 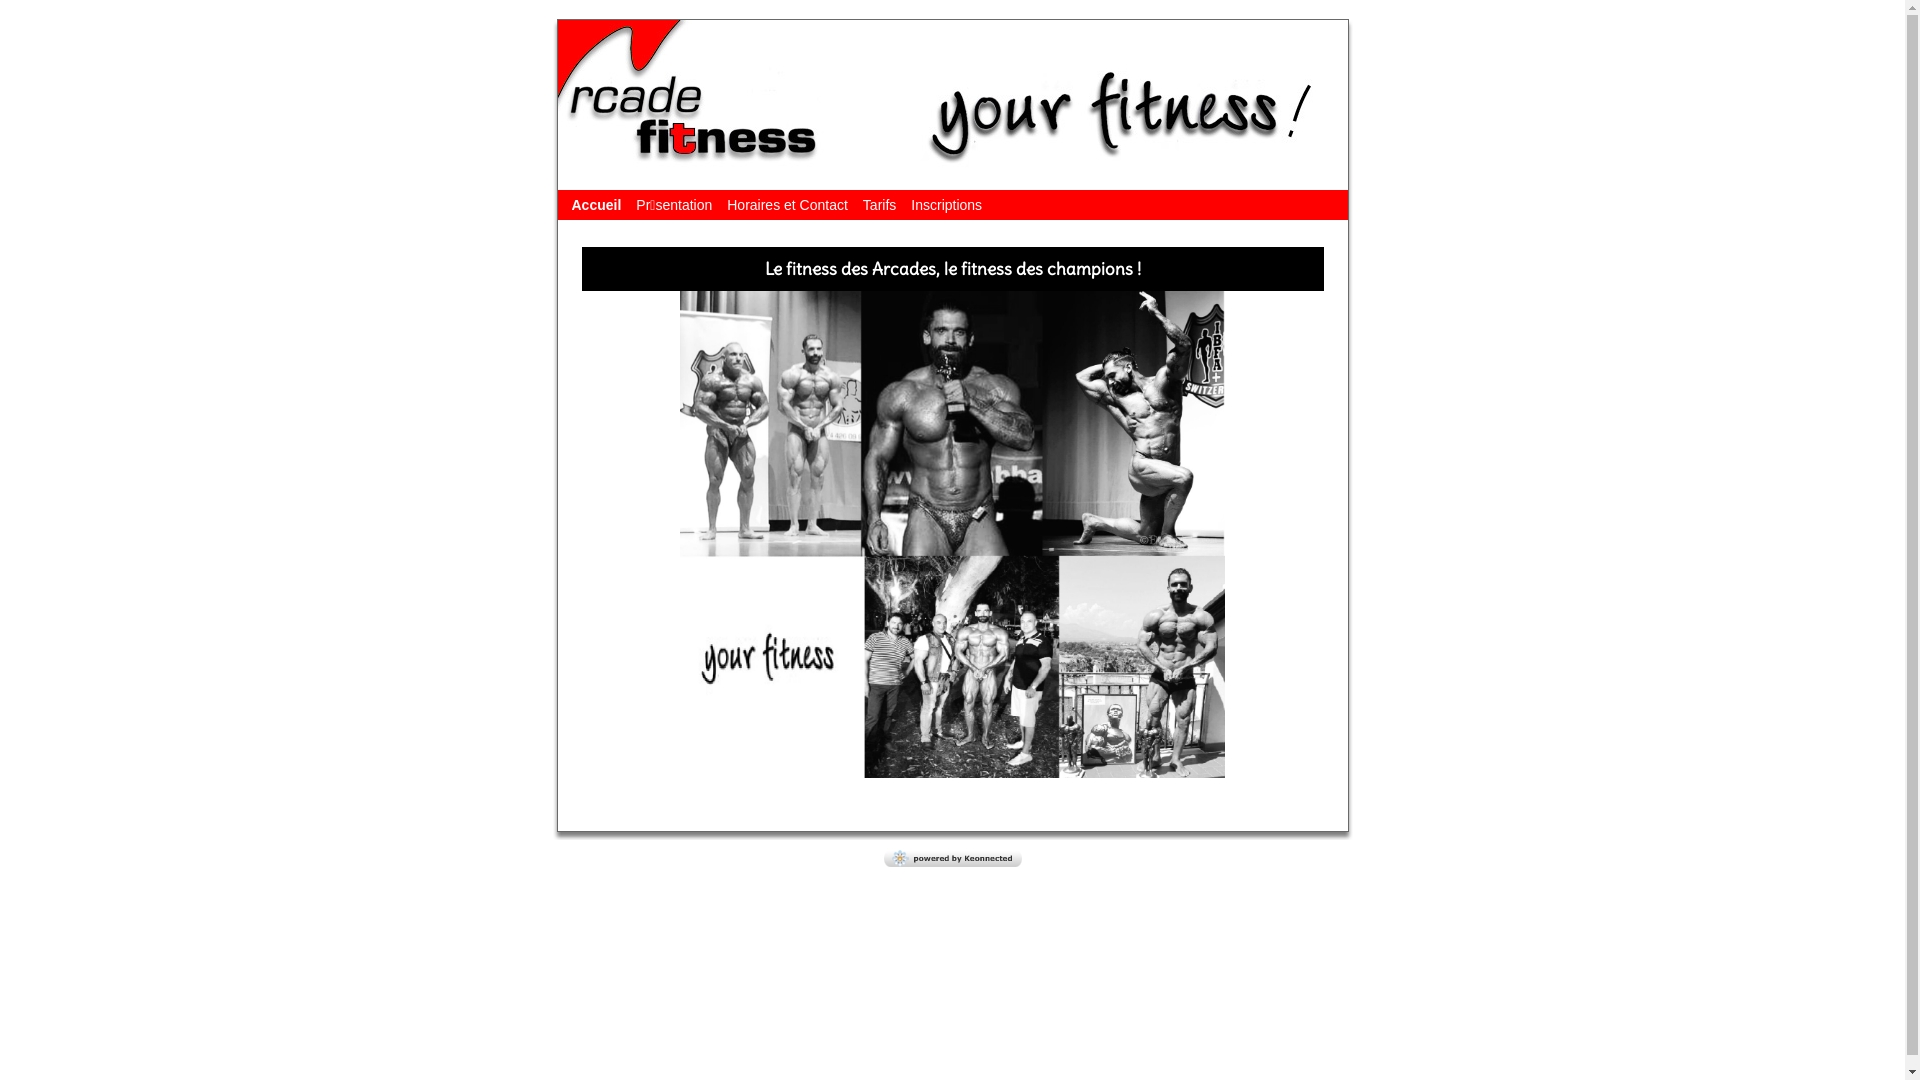 What do you see at coordinates (952, 860) in the screenshot?
I see `'Keonnected'` at bounding box center [952, 860].